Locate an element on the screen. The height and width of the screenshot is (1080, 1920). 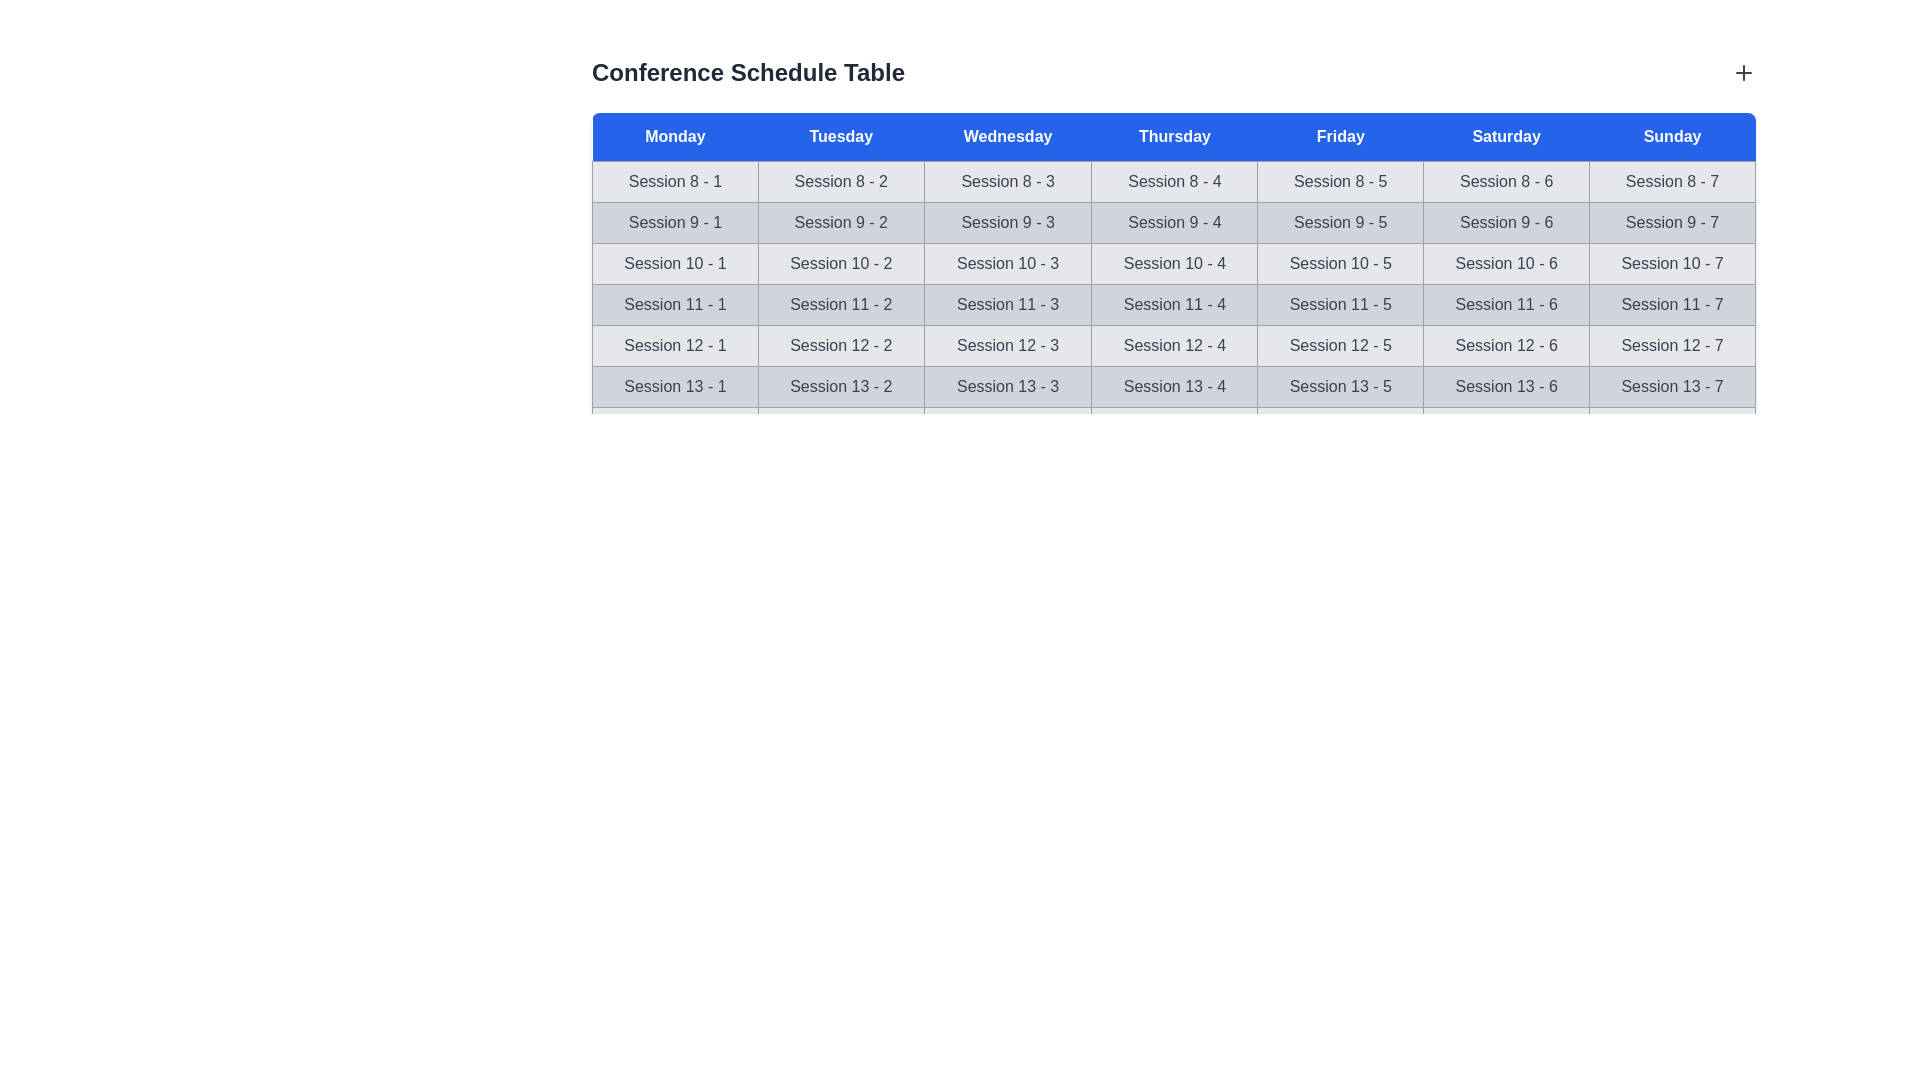
the plus icon to add a new item is located at coordinates (1742, 72).